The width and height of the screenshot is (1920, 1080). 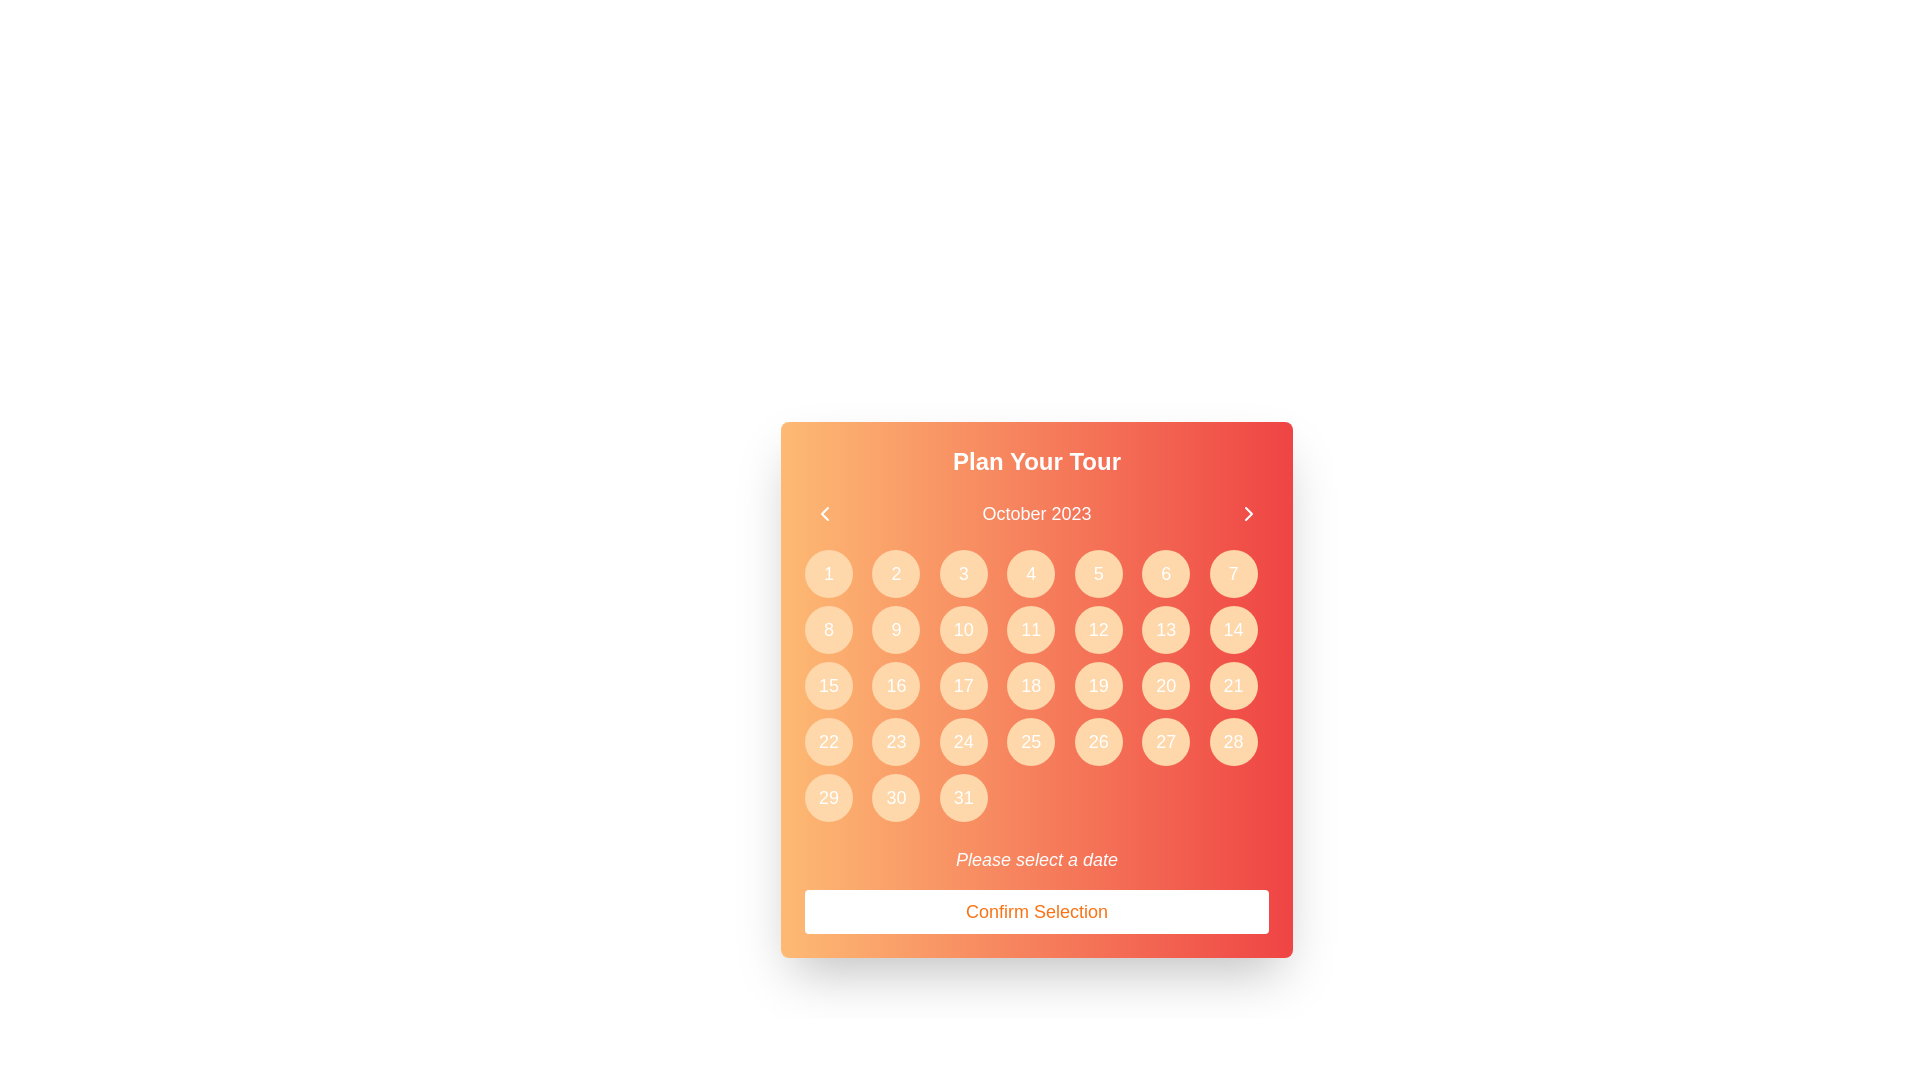 What do you see at coordinates (1232, 628) in the screenshot?
I see `the circular button with a light orange background and white text '14'` at bounding box center [1232, 628].